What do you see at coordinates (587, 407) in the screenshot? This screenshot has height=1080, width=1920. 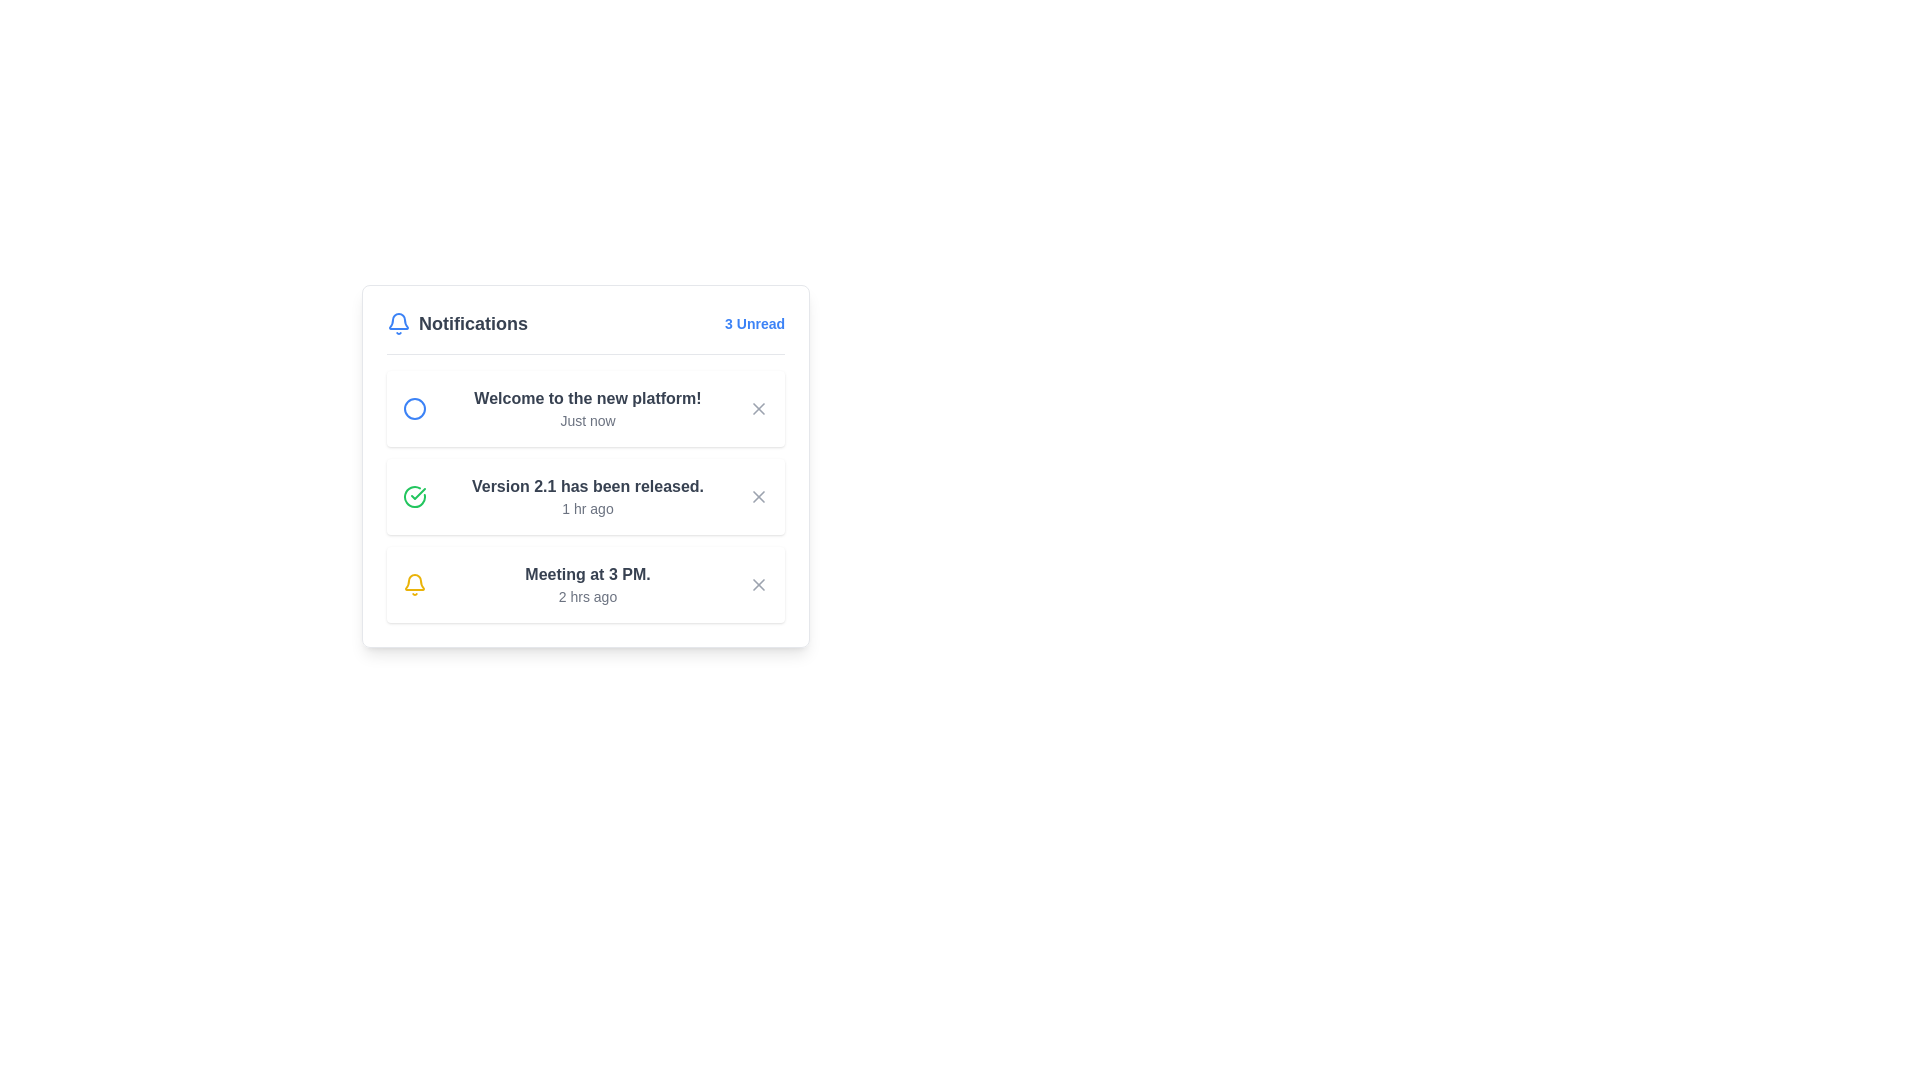 I see `text content of the notification information displayed in the text block located adjacent to the left-side blue circular icon and to the left of the close button` at bounding box center [587, 407].